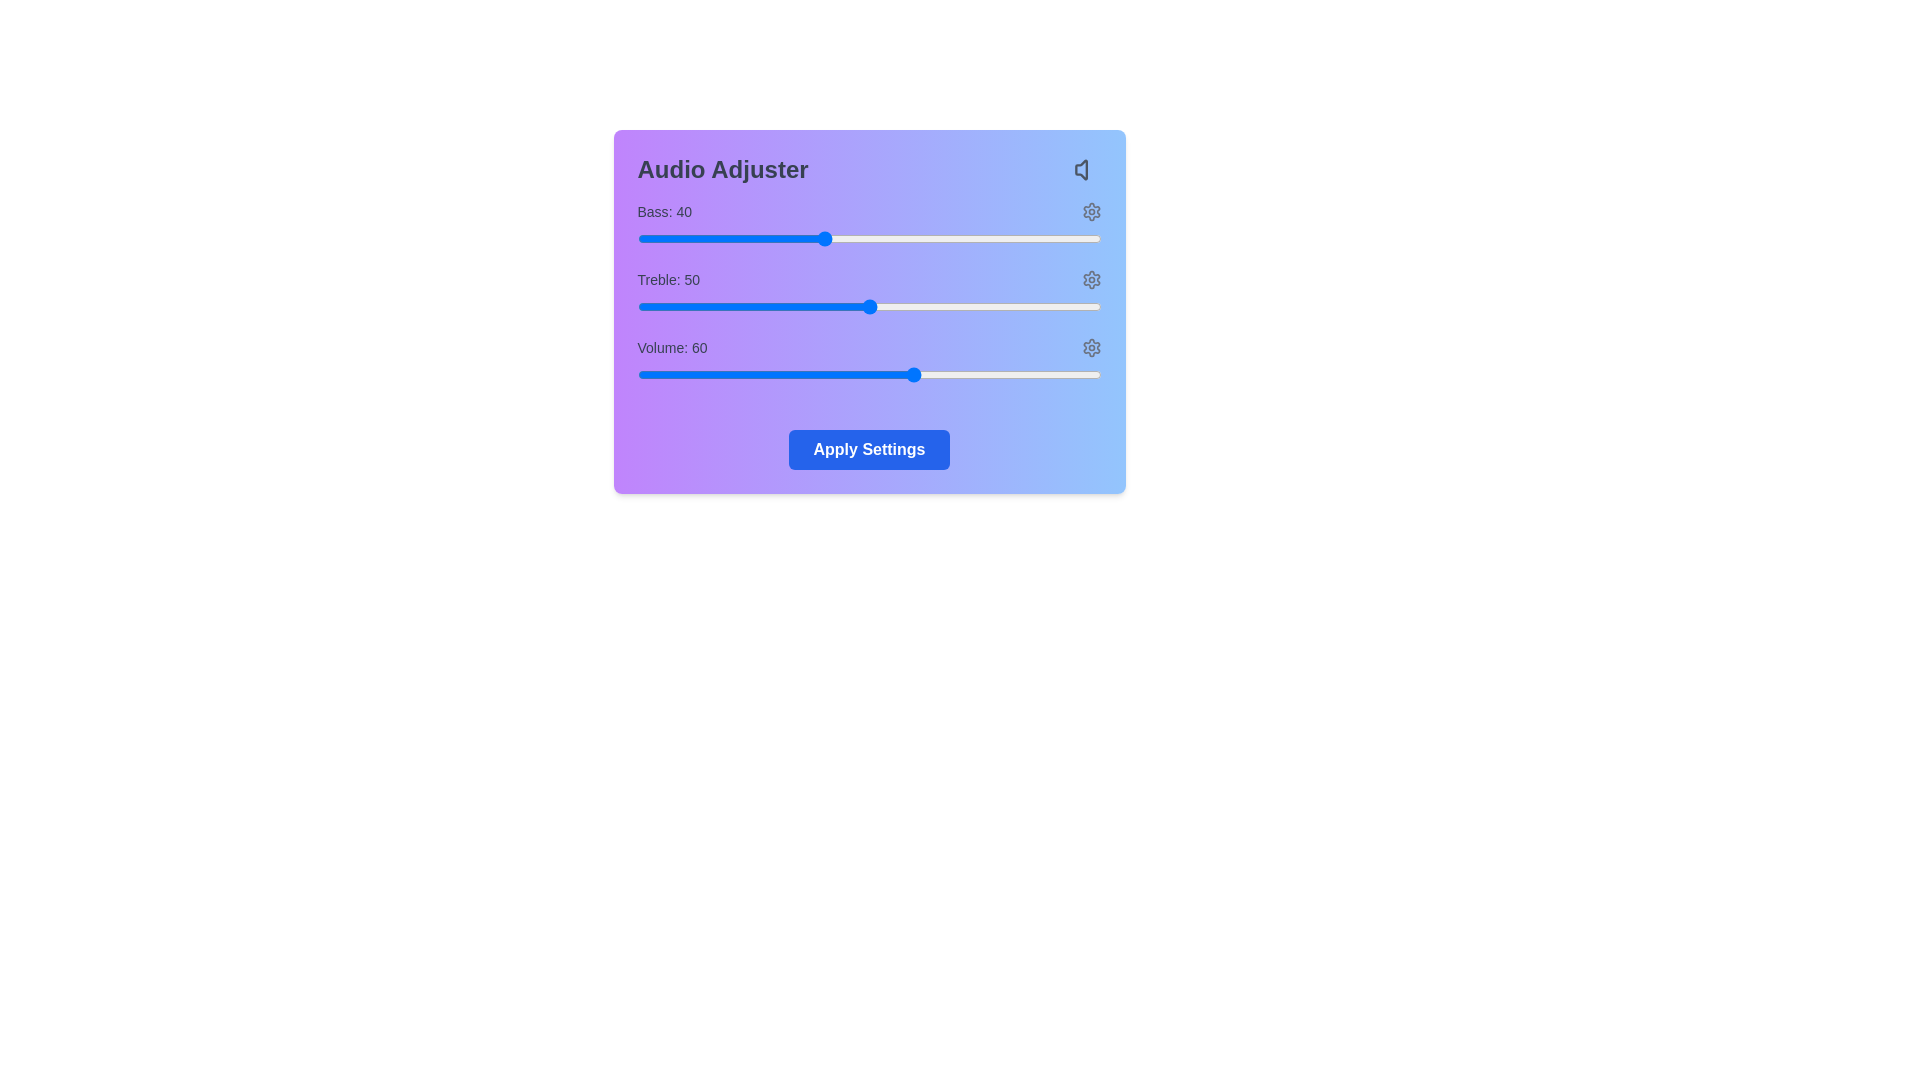 The image size is (1920, 1080). What do you see at coordinates (729, 238) in the screenshot?
I see `the bass level` at bounding box center [729, 238].